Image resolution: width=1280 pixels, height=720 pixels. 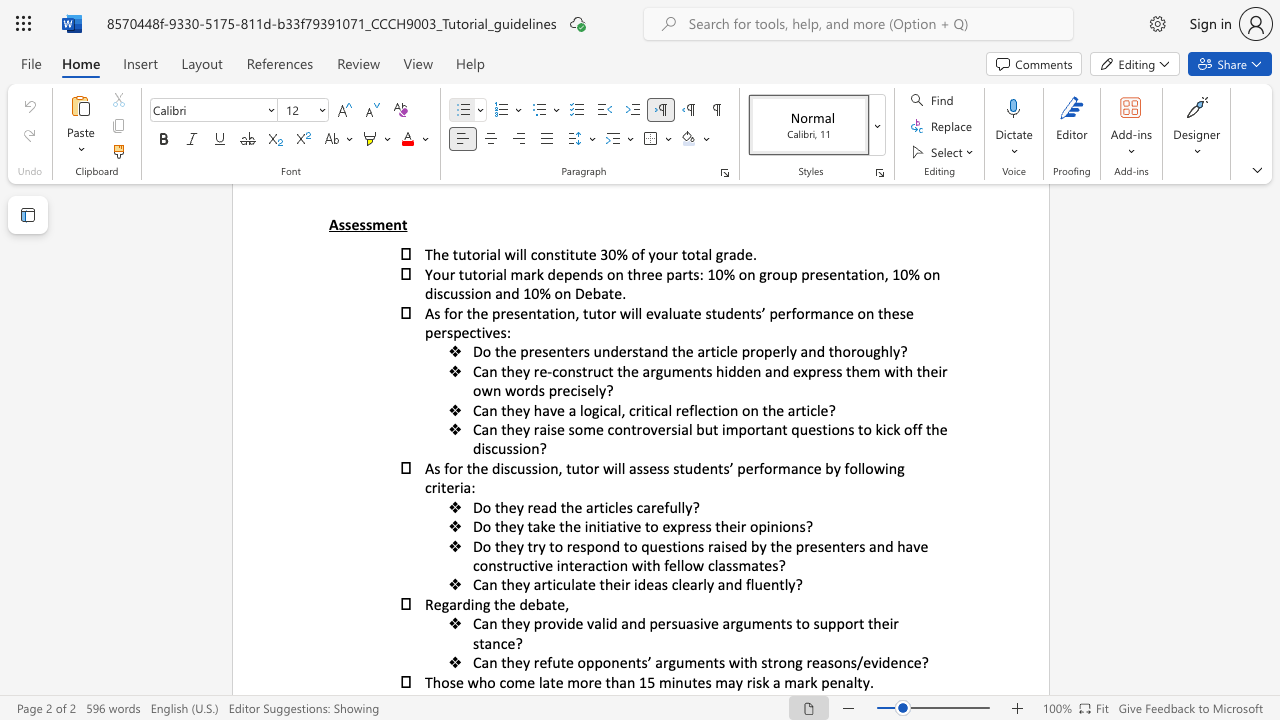 What do you see at coordinates (537, 506) in the screenshot?
I see `the 2th character "e" in the text` at bounding box center [537, 506].